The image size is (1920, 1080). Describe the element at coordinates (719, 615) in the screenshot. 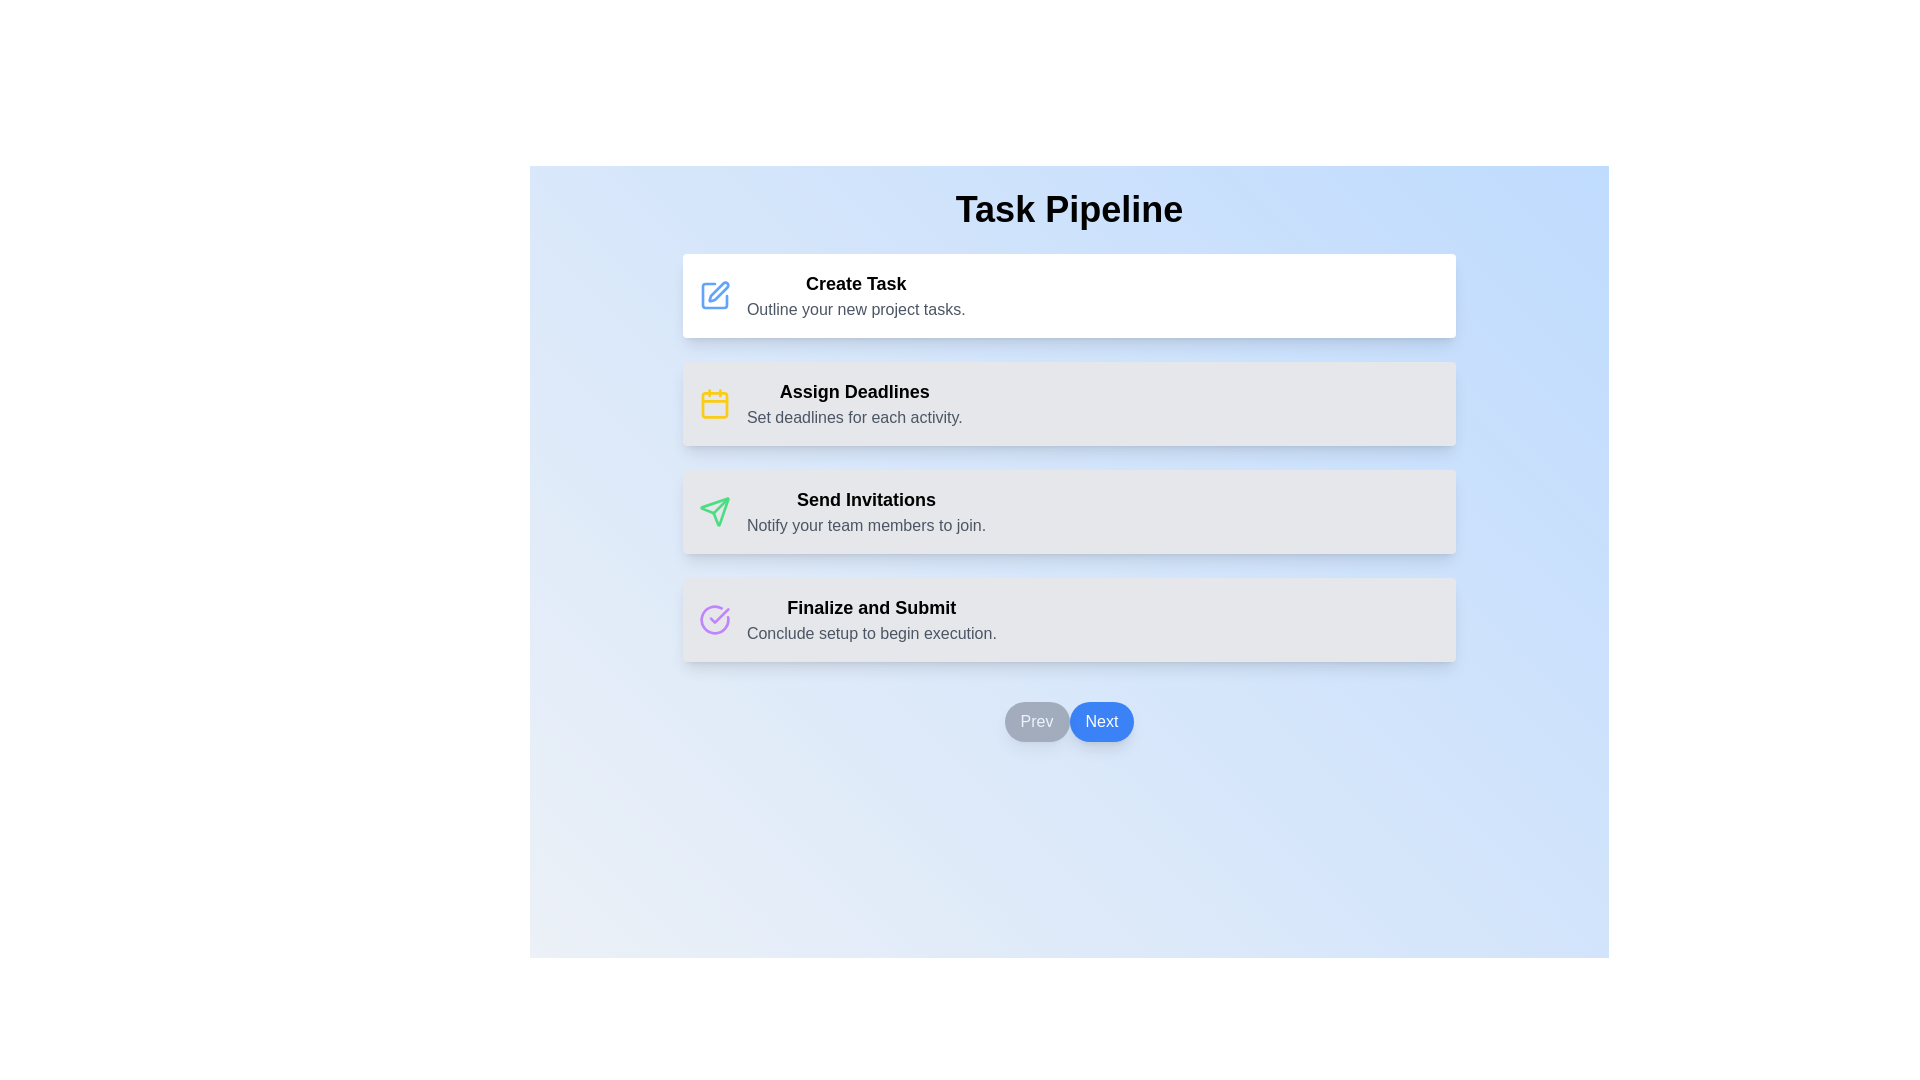

I see `the purple checkmark icon located within a larger circular icon in the bottom-right corner of the interface` at that location.